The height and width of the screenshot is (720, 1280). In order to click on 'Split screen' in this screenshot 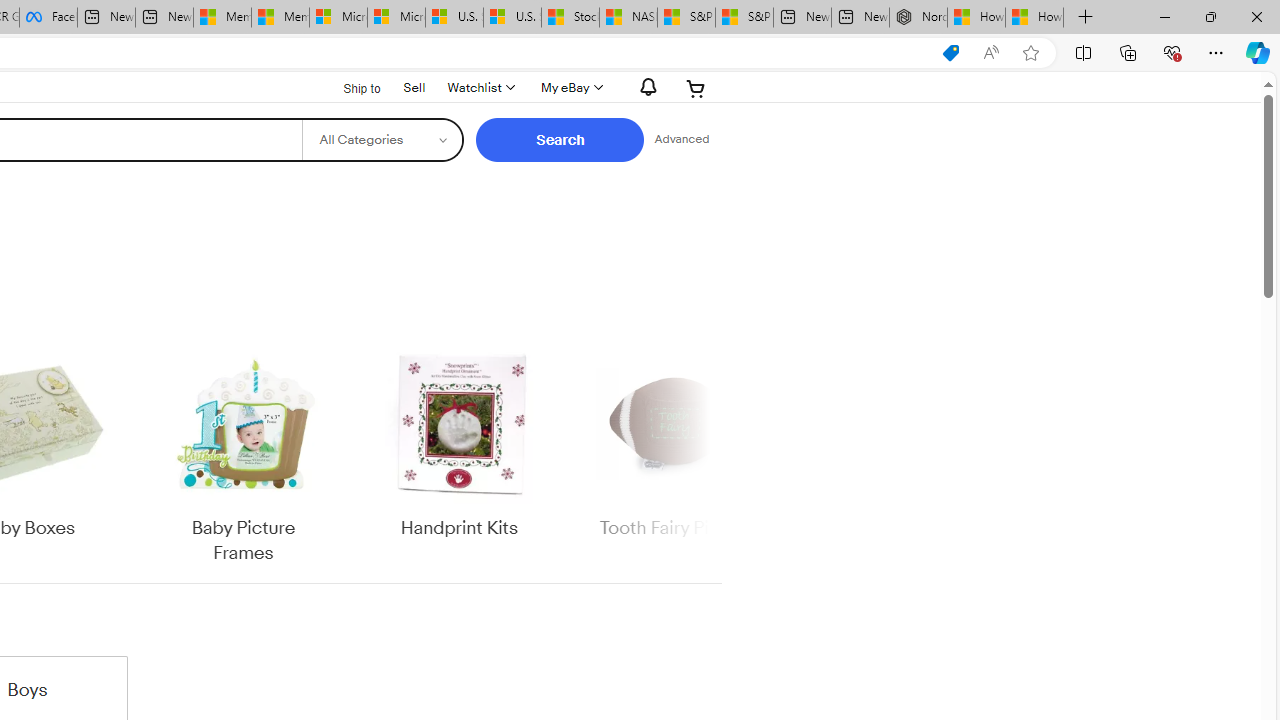, I will do `click(1082, 51)`.